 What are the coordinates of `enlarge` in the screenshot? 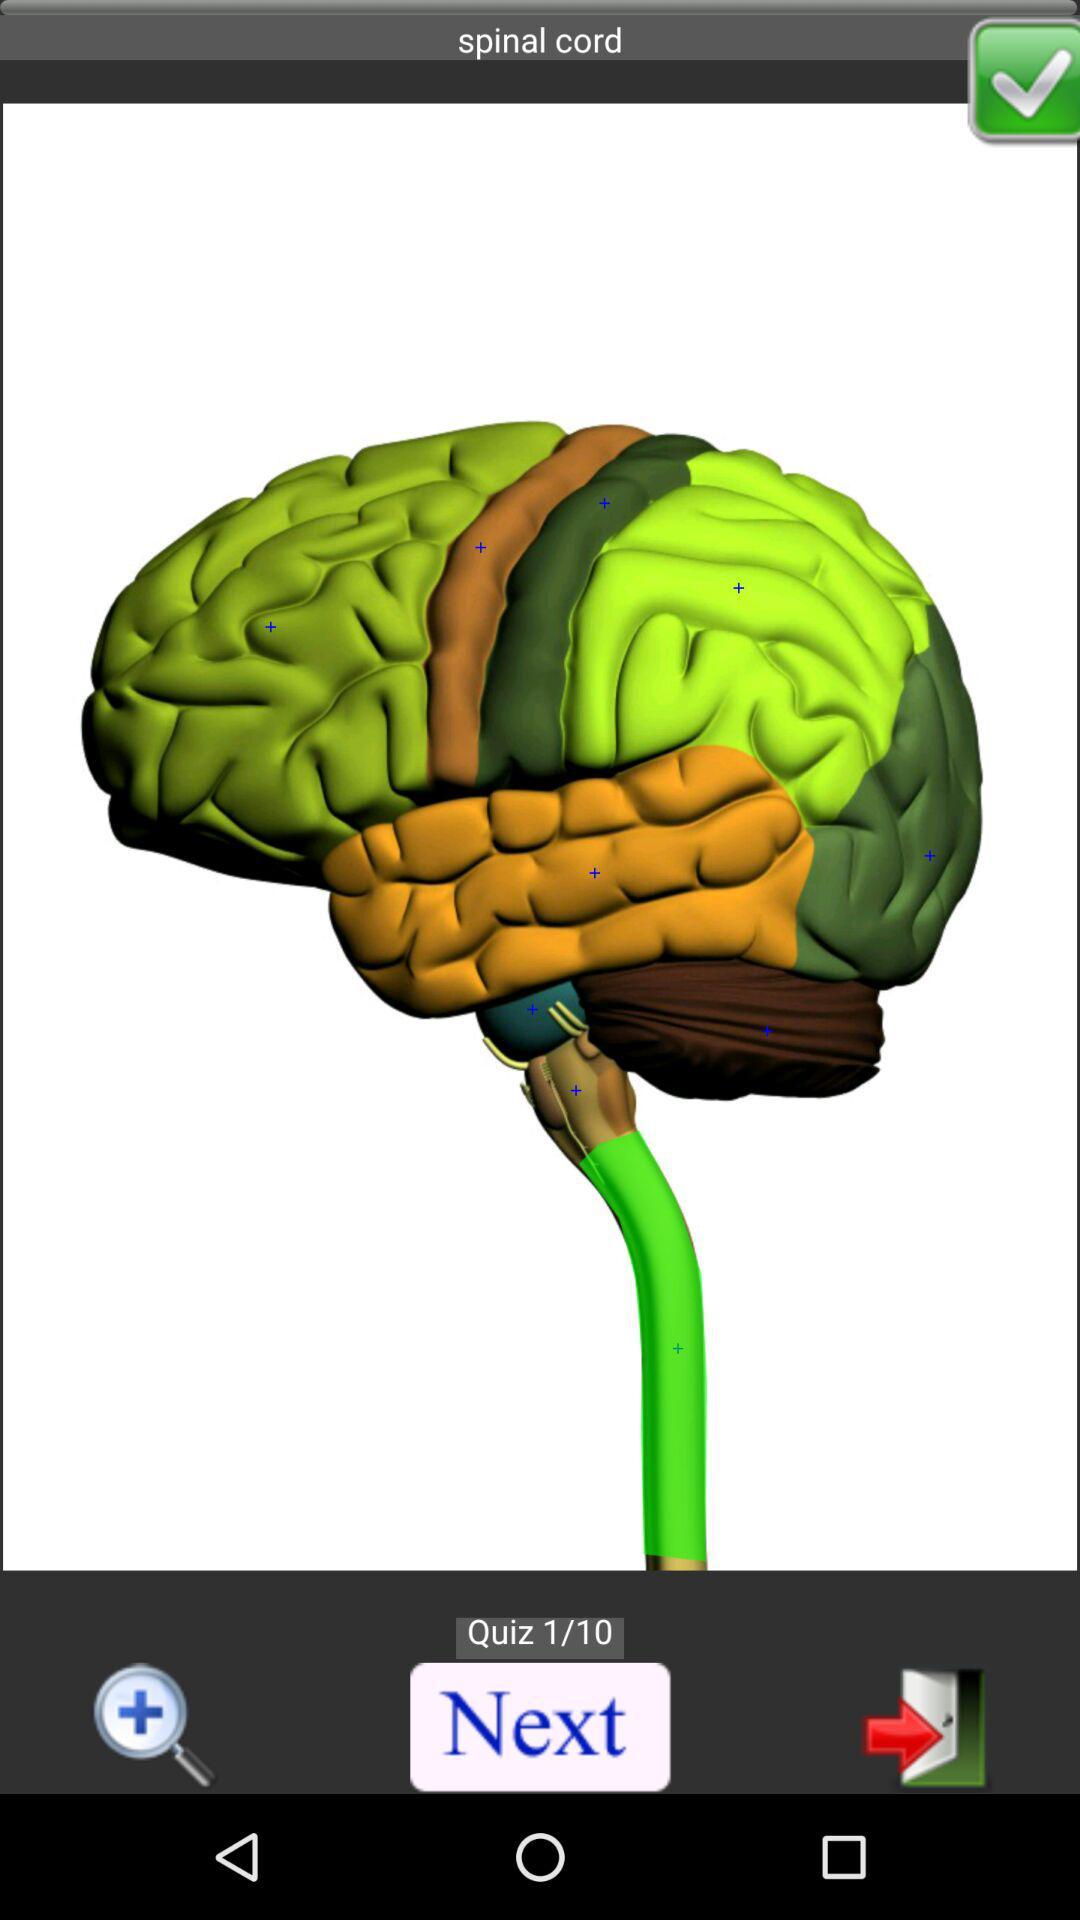 It's located at (156, 1727).